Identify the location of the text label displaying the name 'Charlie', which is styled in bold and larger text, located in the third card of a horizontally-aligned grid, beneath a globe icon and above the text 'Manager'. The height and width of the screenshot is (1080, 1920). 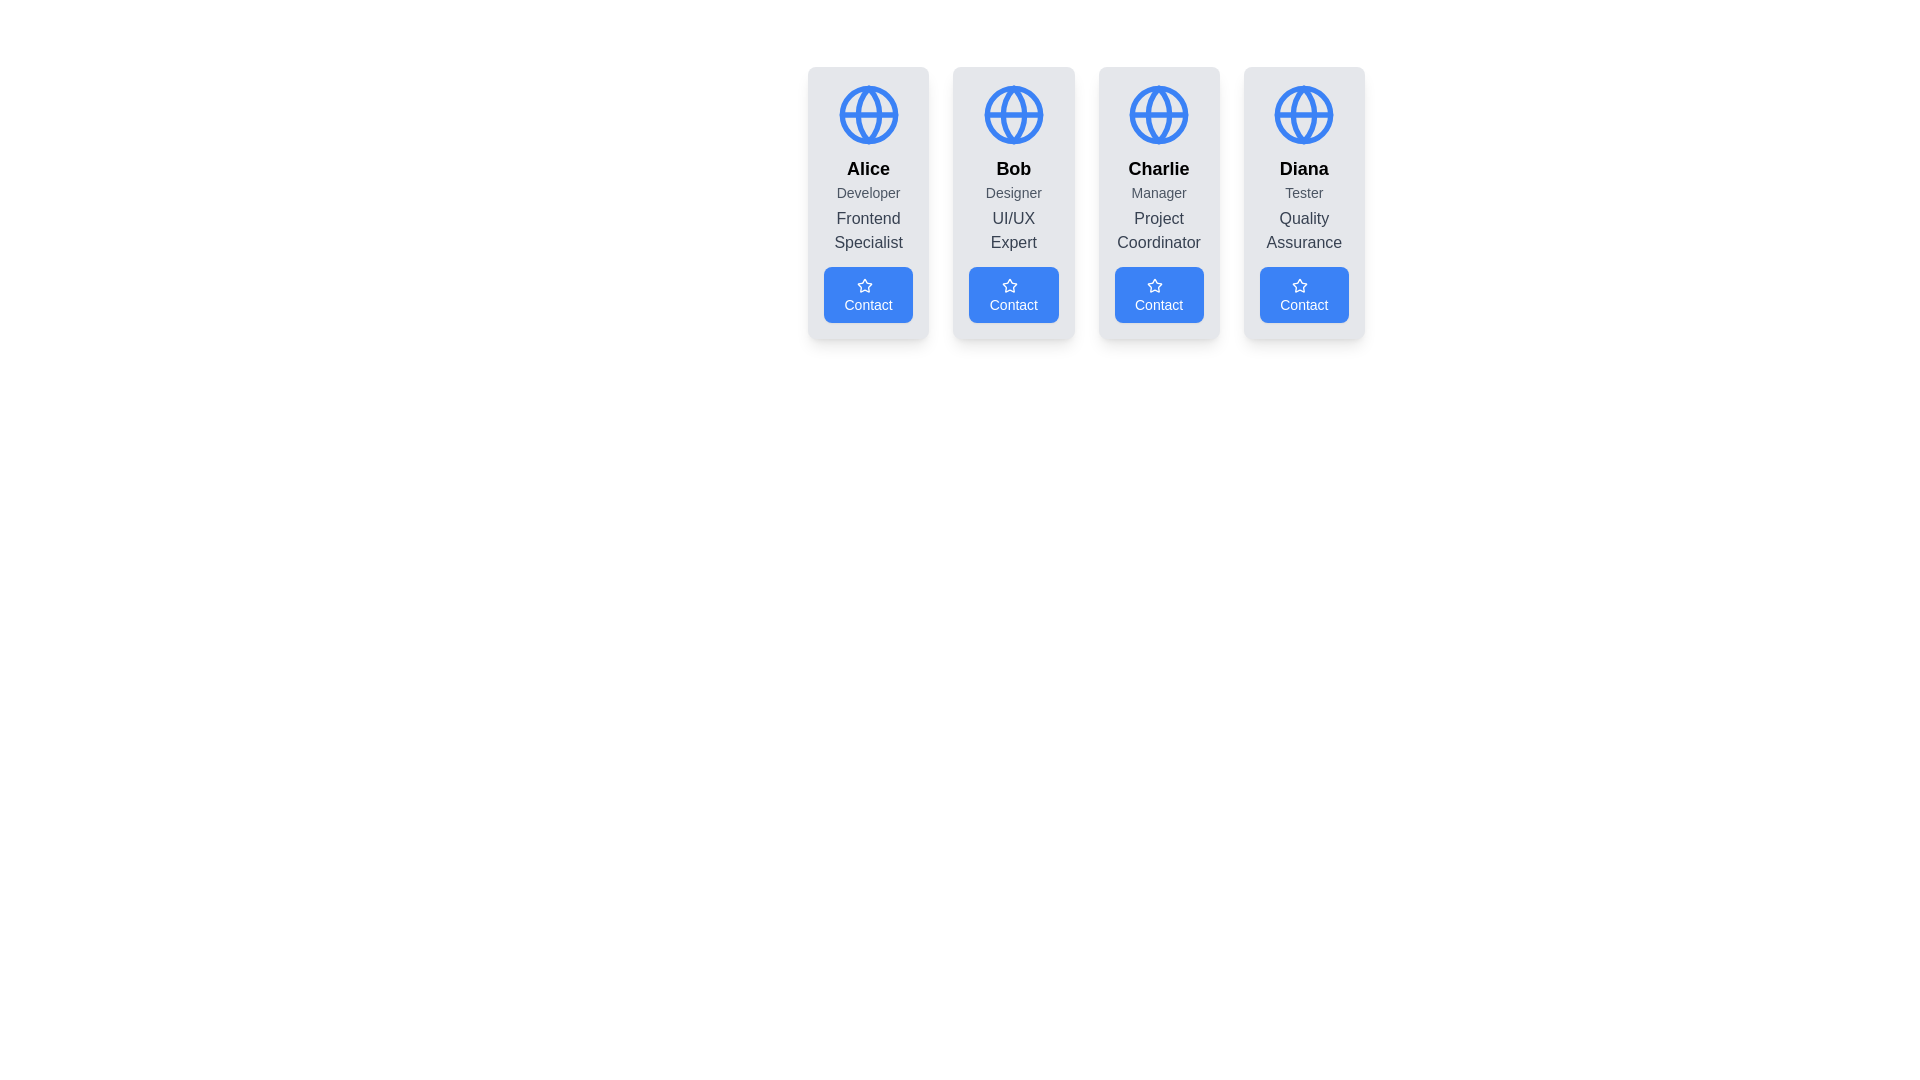
(1159, 168).